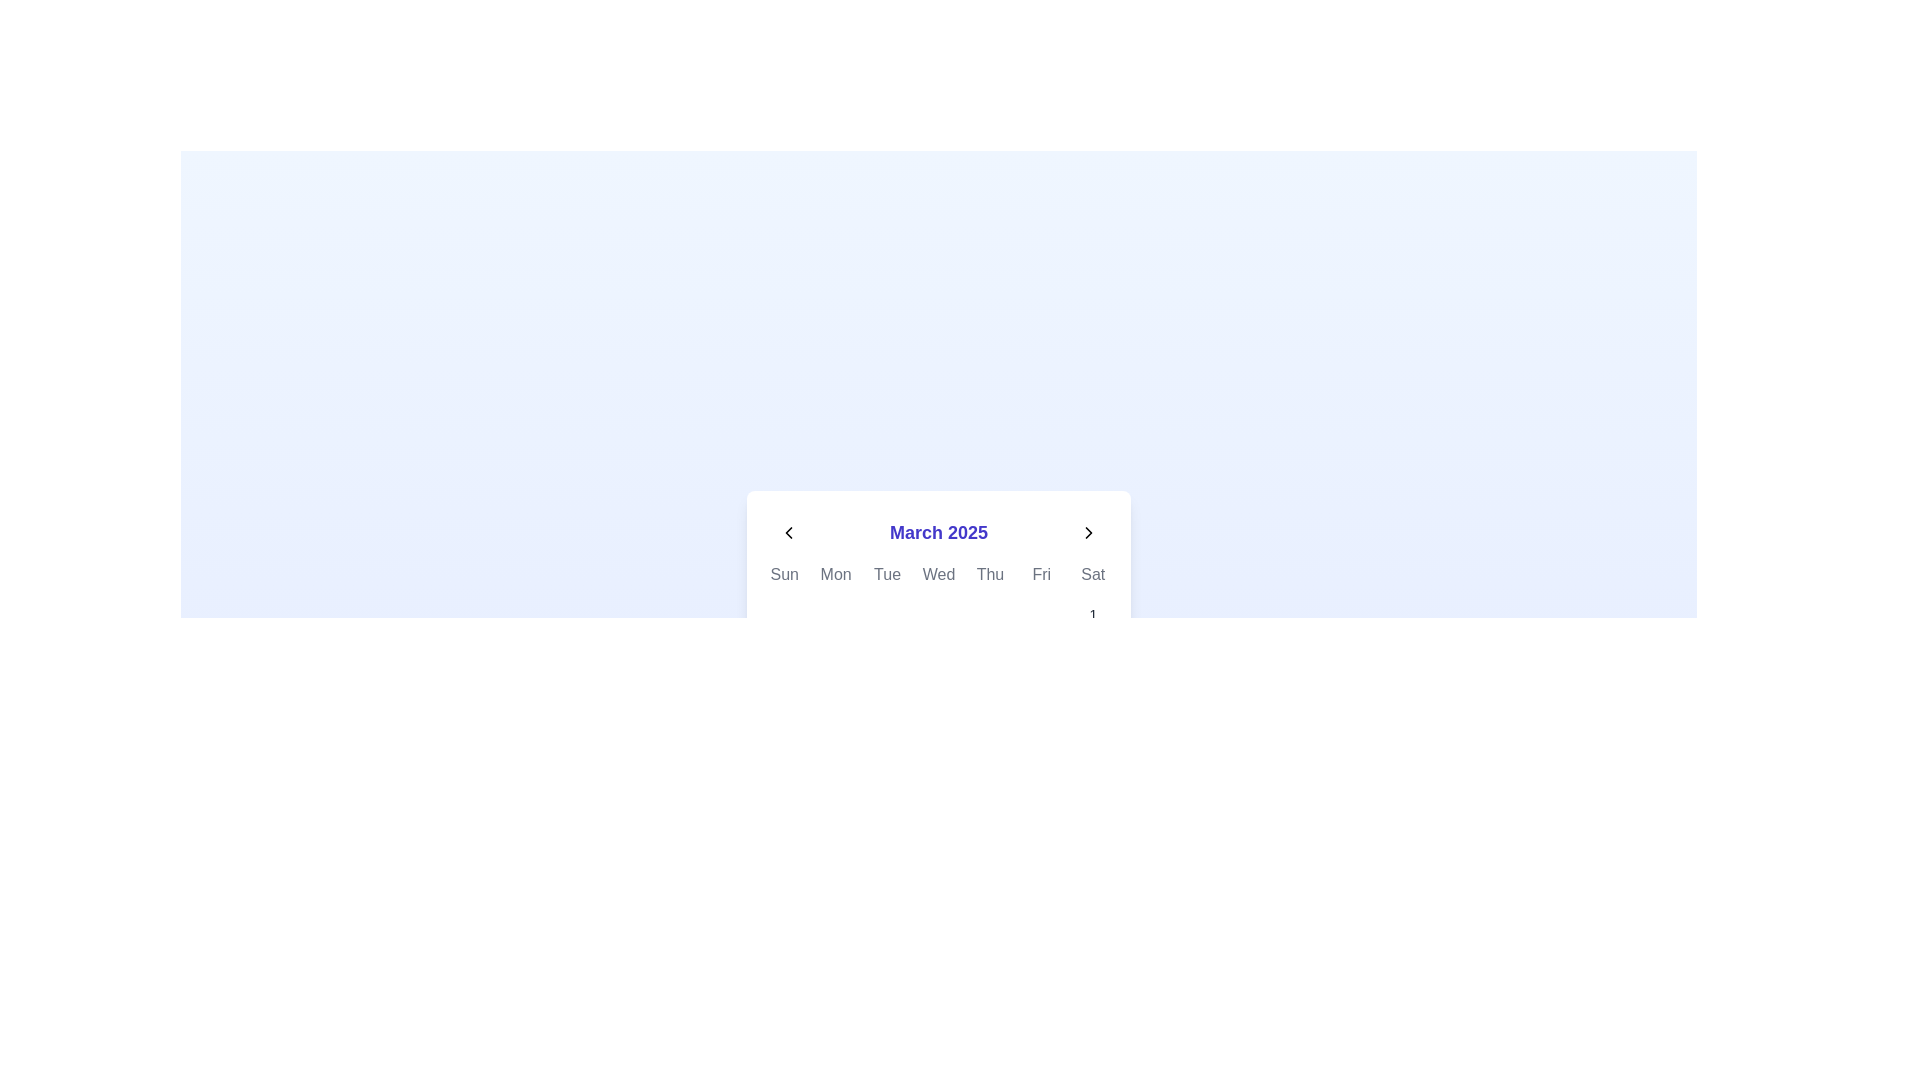  What do you see at coordinates (1040, 613) in the screenshot?
I see `the button-like placeholder located in the calendar grid under the 'Fri' column, which has rounded corners and a plain background` at bounding box center [1040, 613].